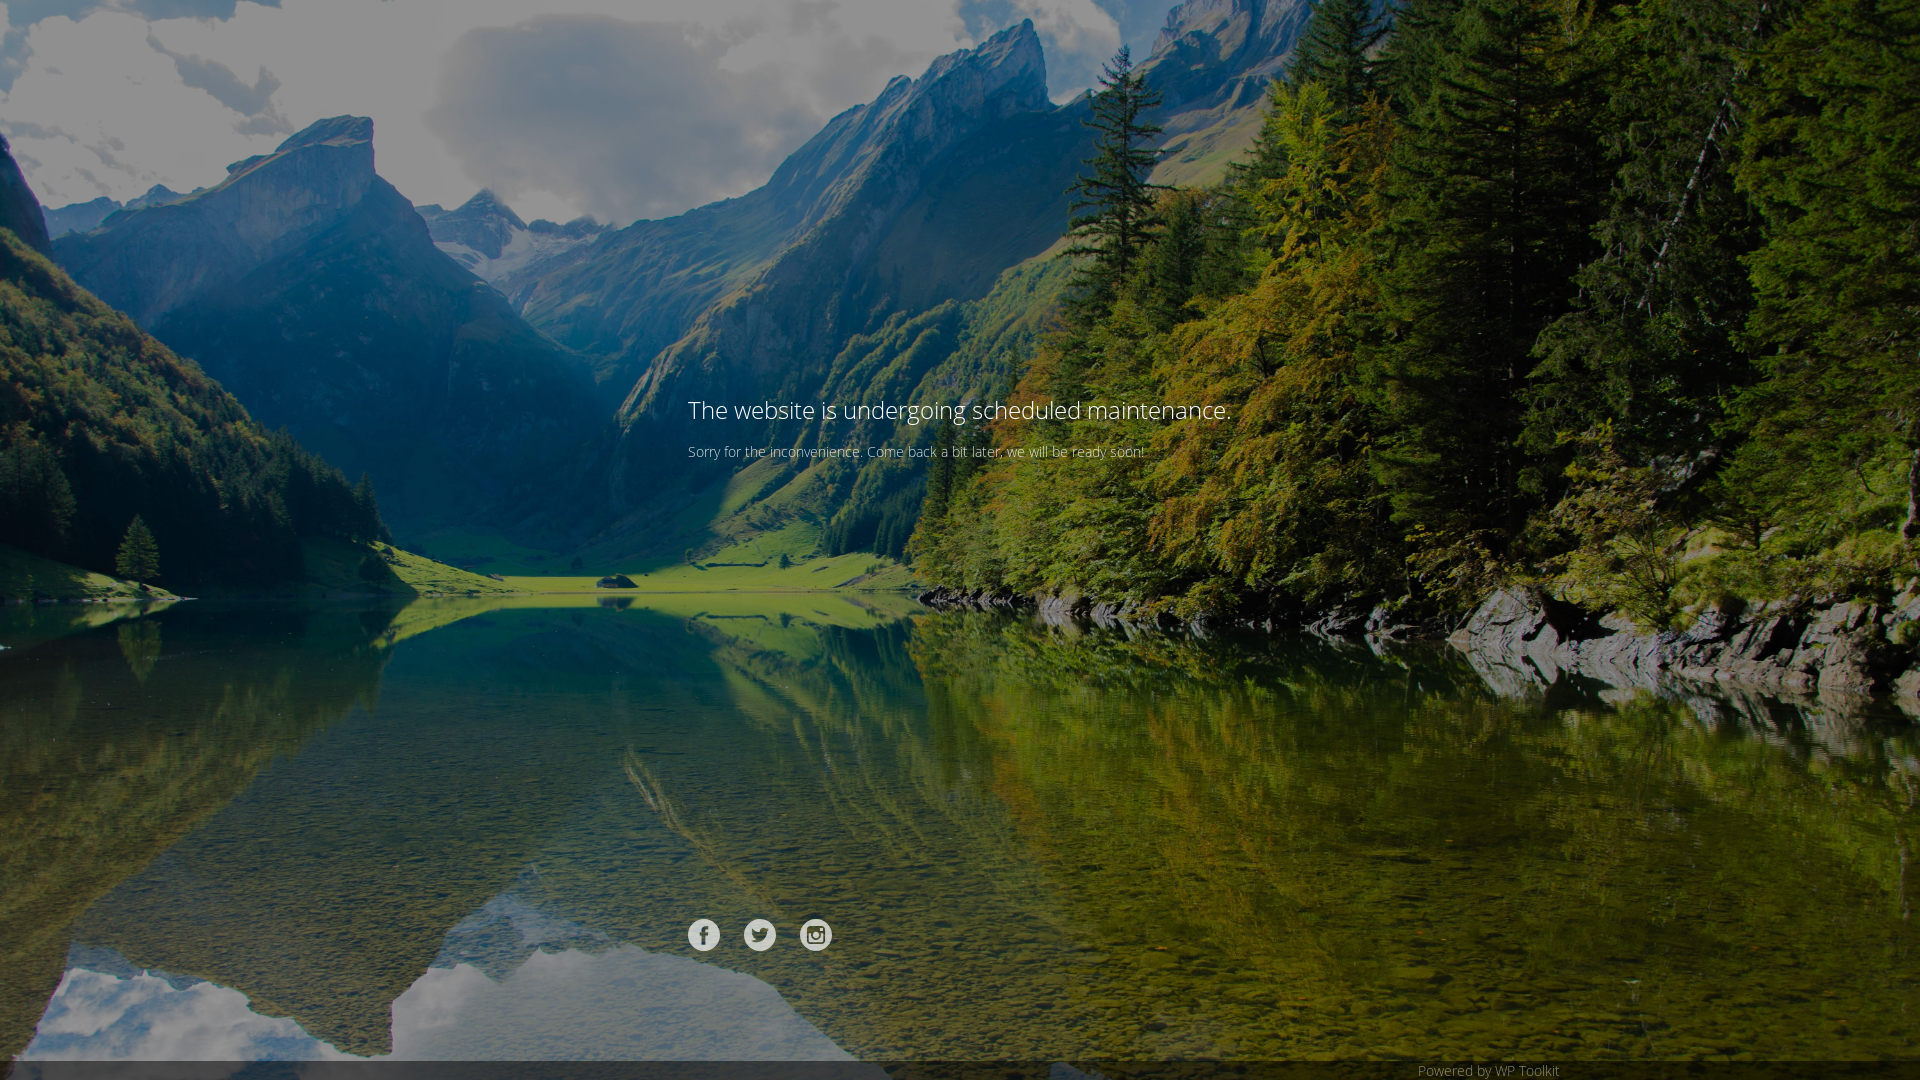 The height and width of the screenshot is (1080, 1920). Describe the element at coordinates (704, 934) in the screenshot. I see `'Facebook'` at that location.